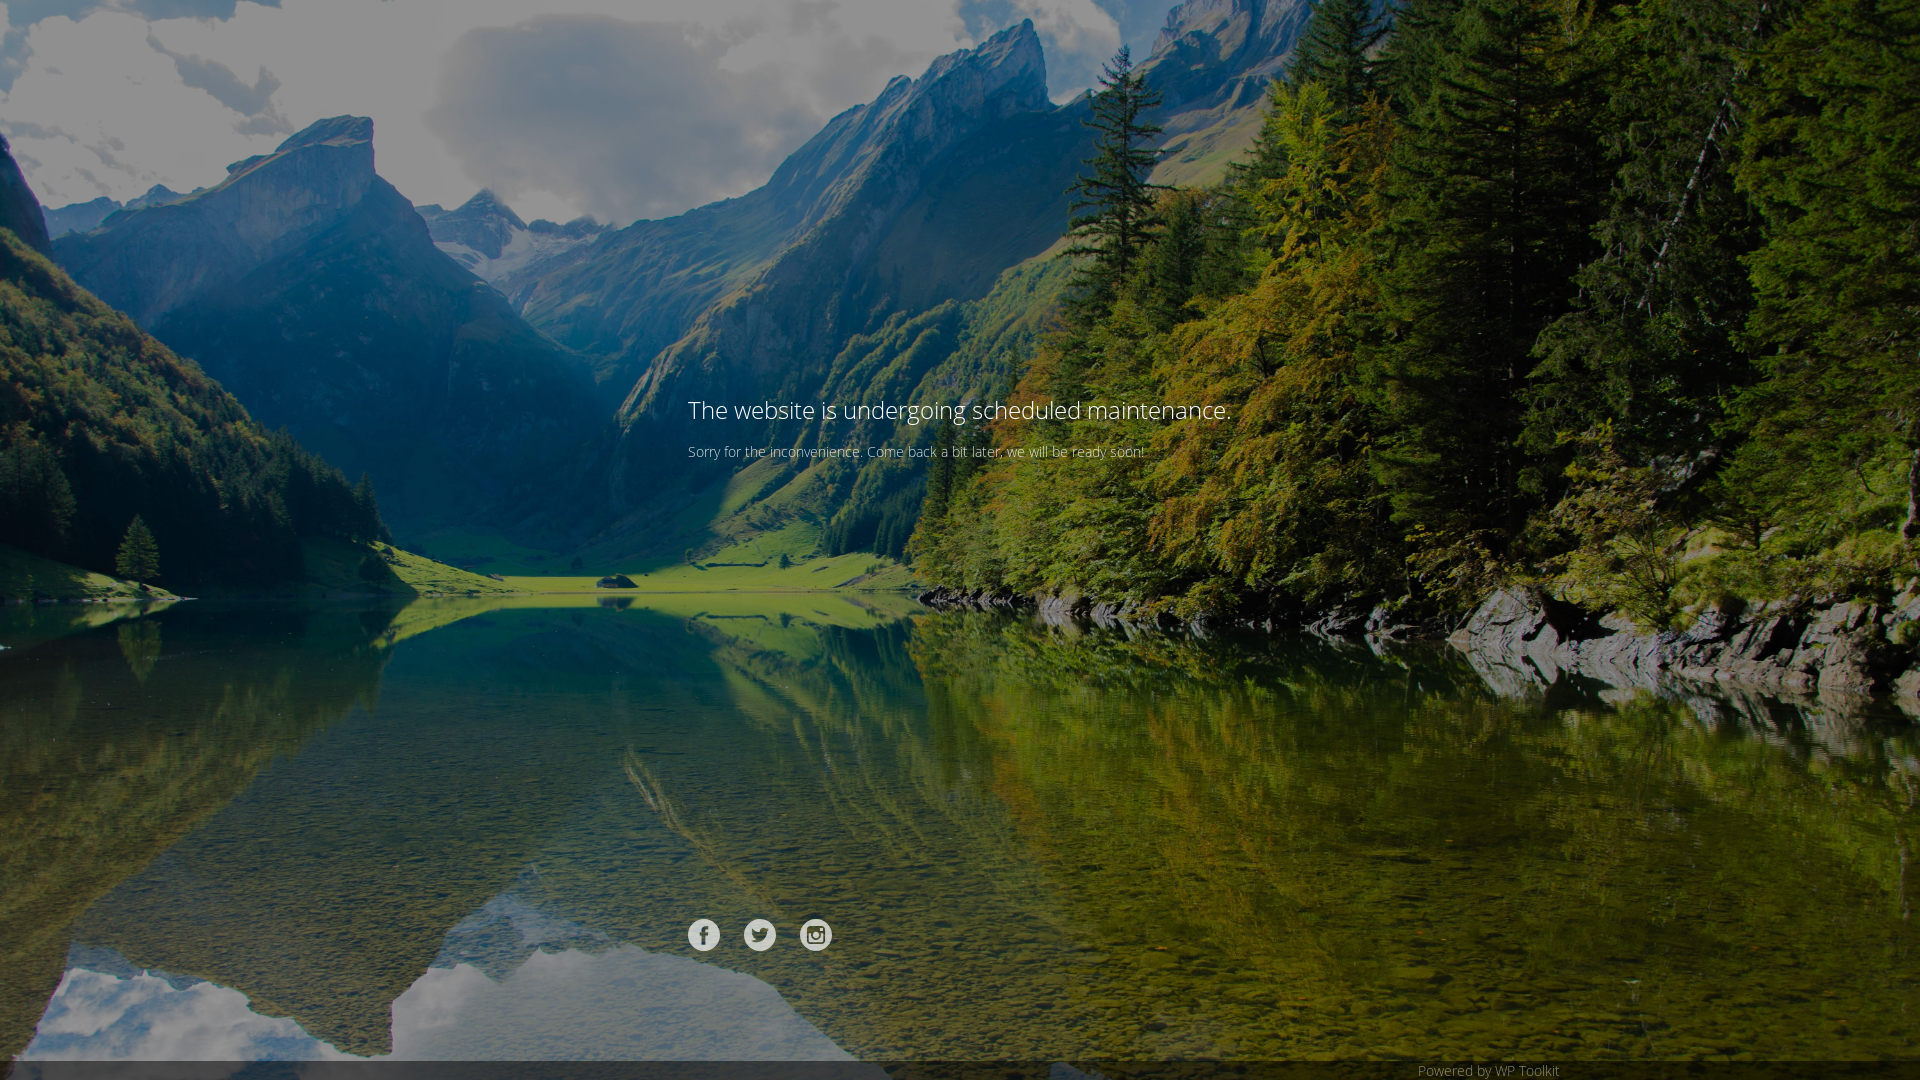 The height and width of the screenshot is (1080, 1920). Describe the element at coordinates (704, 934) in the screenshot. I see `'Facebook'` at that location.